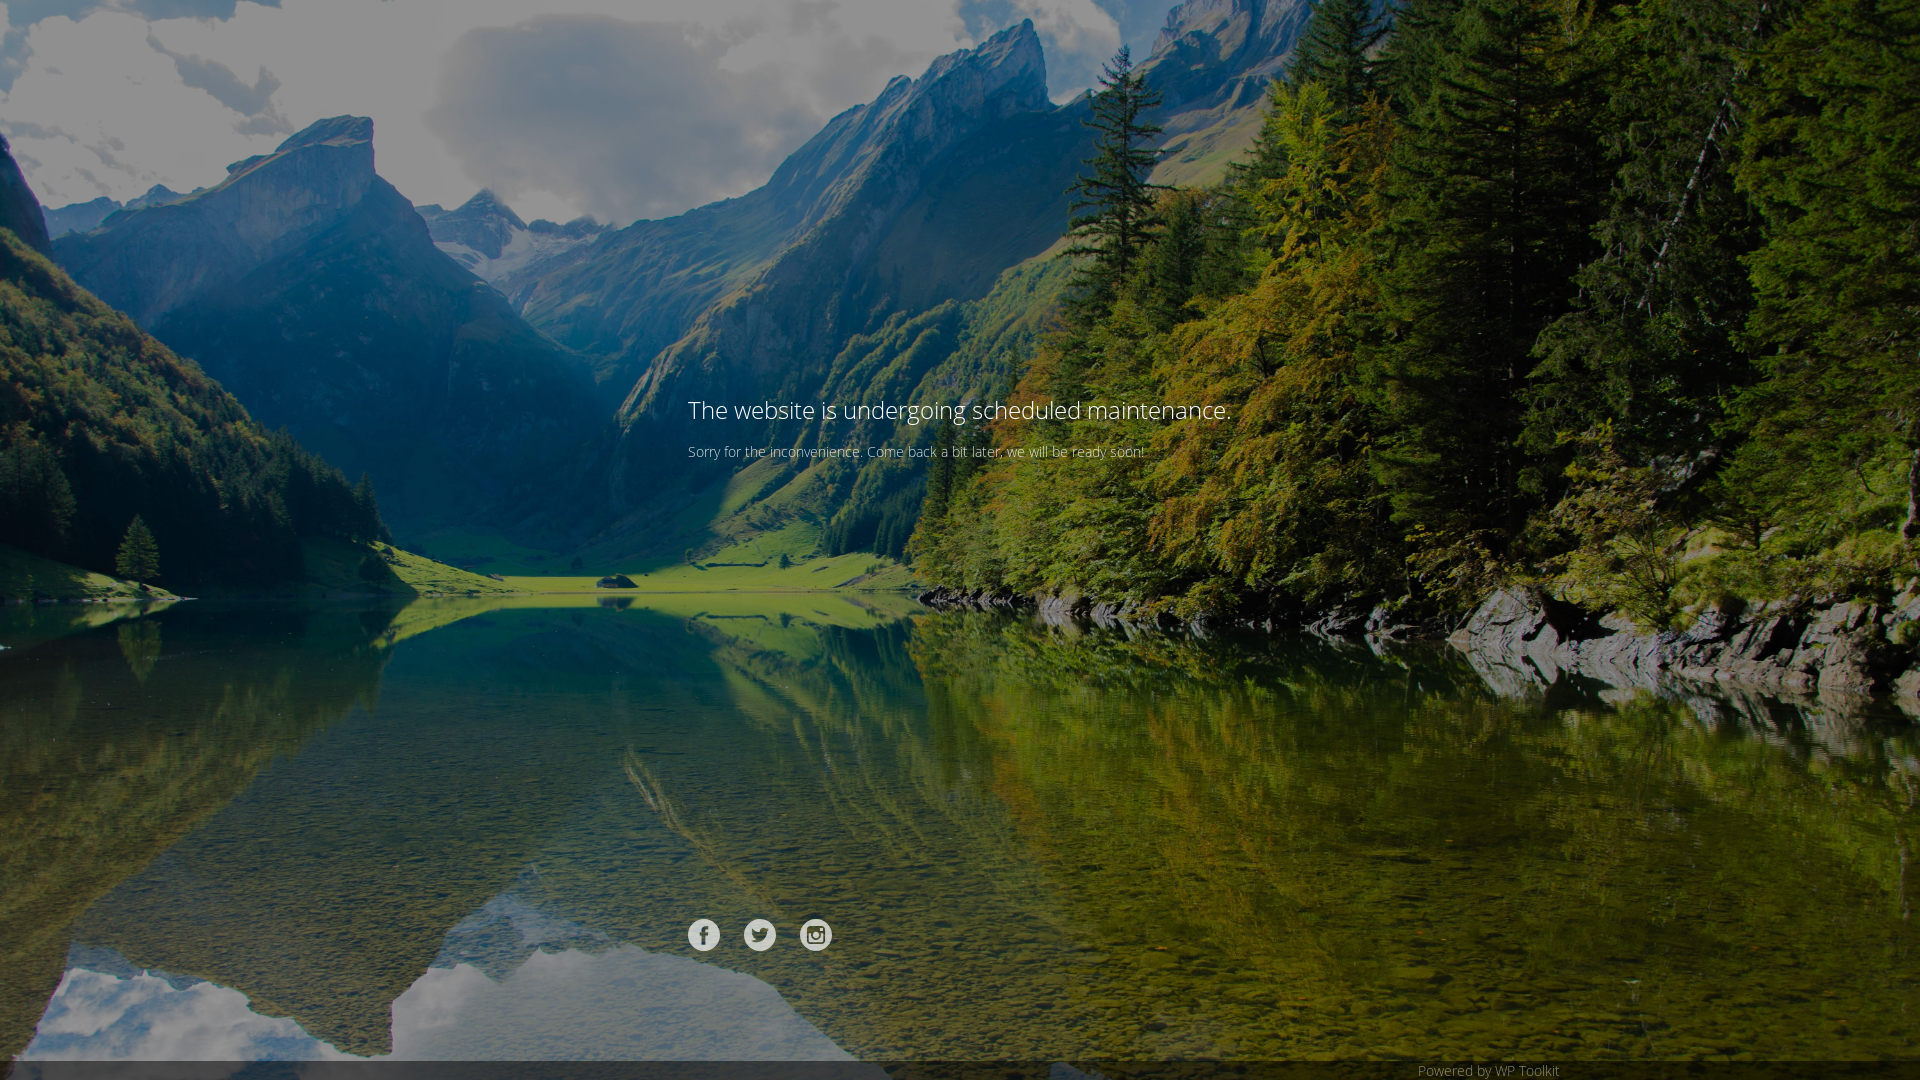 The height and width of the screenshot is (1080, 1920). Describe the element at coordinates (704, 934) in the screenshot. I see `'Facebook'` at that location.